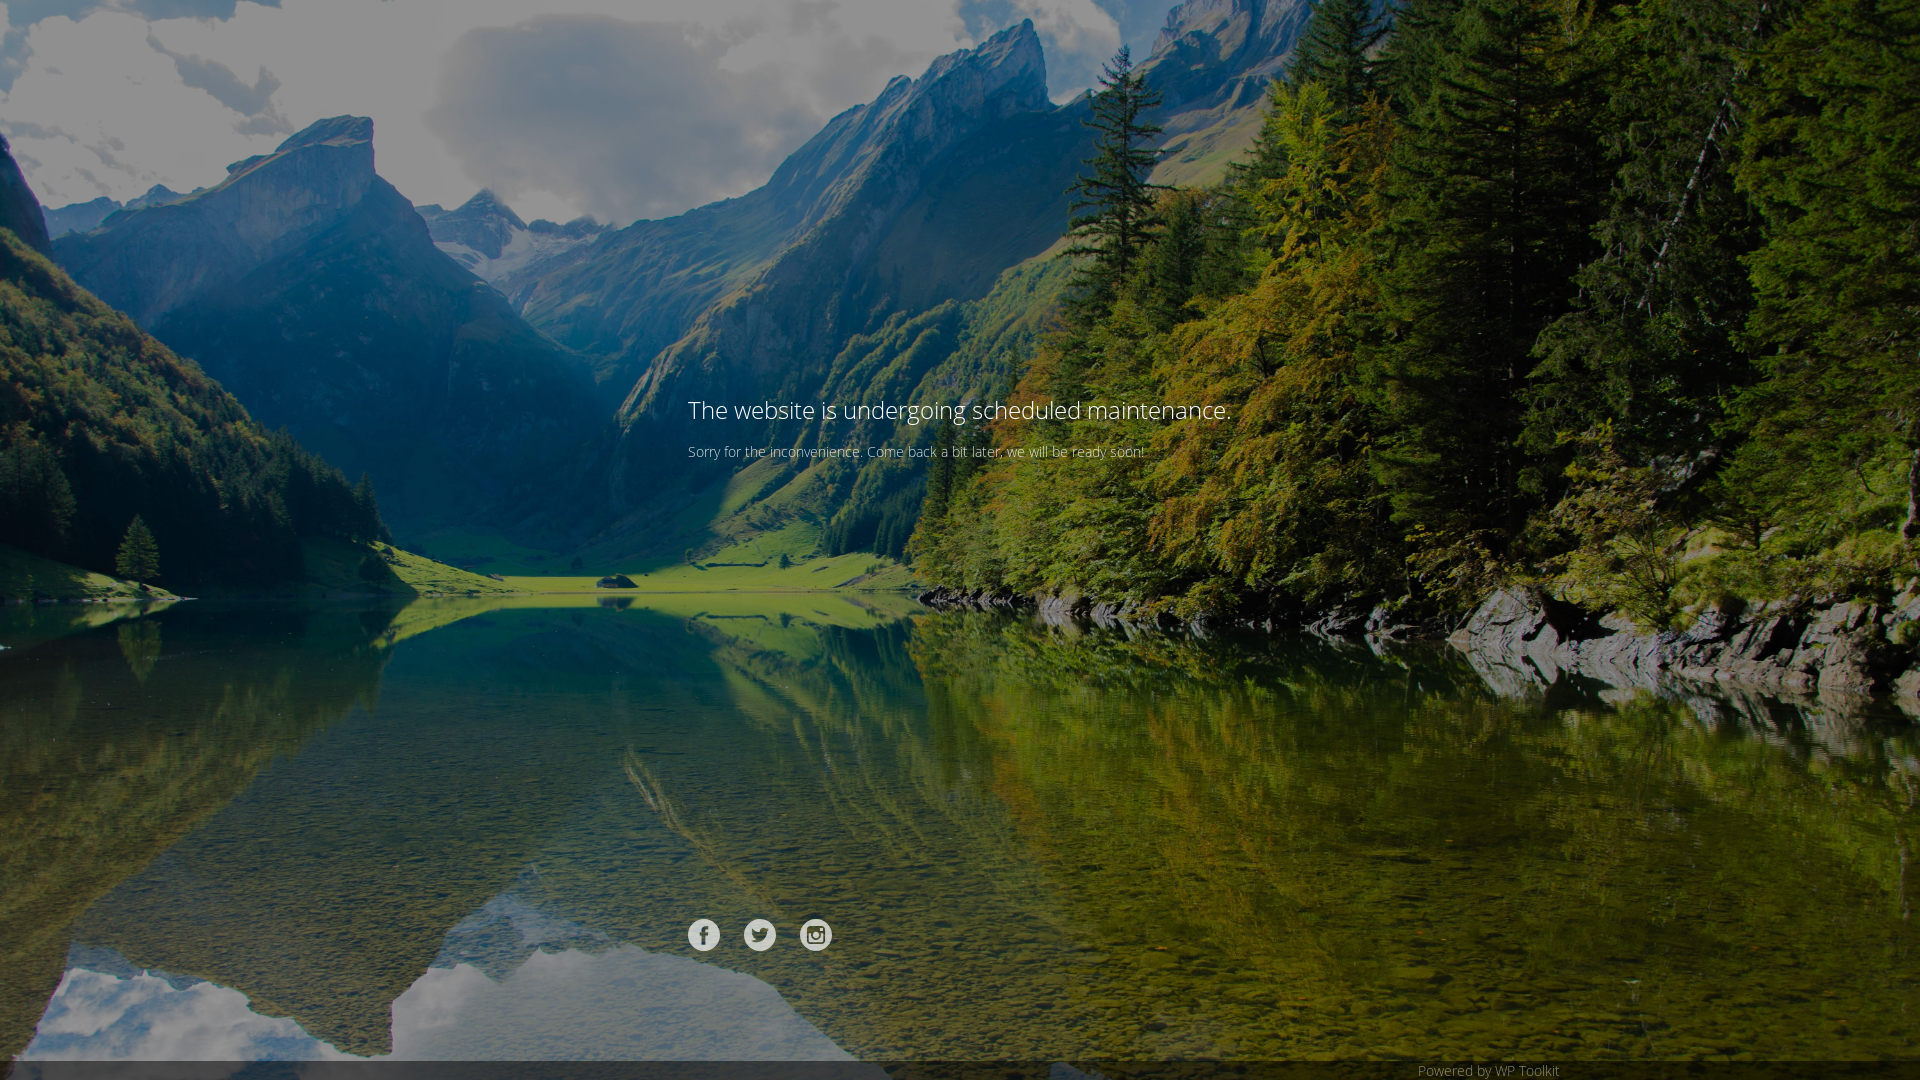 The height and width of the screenshot is (1080, 1920). Describe the element at coordinates (704, 934) in the screenshot. I see `'Facebook'` at that location.